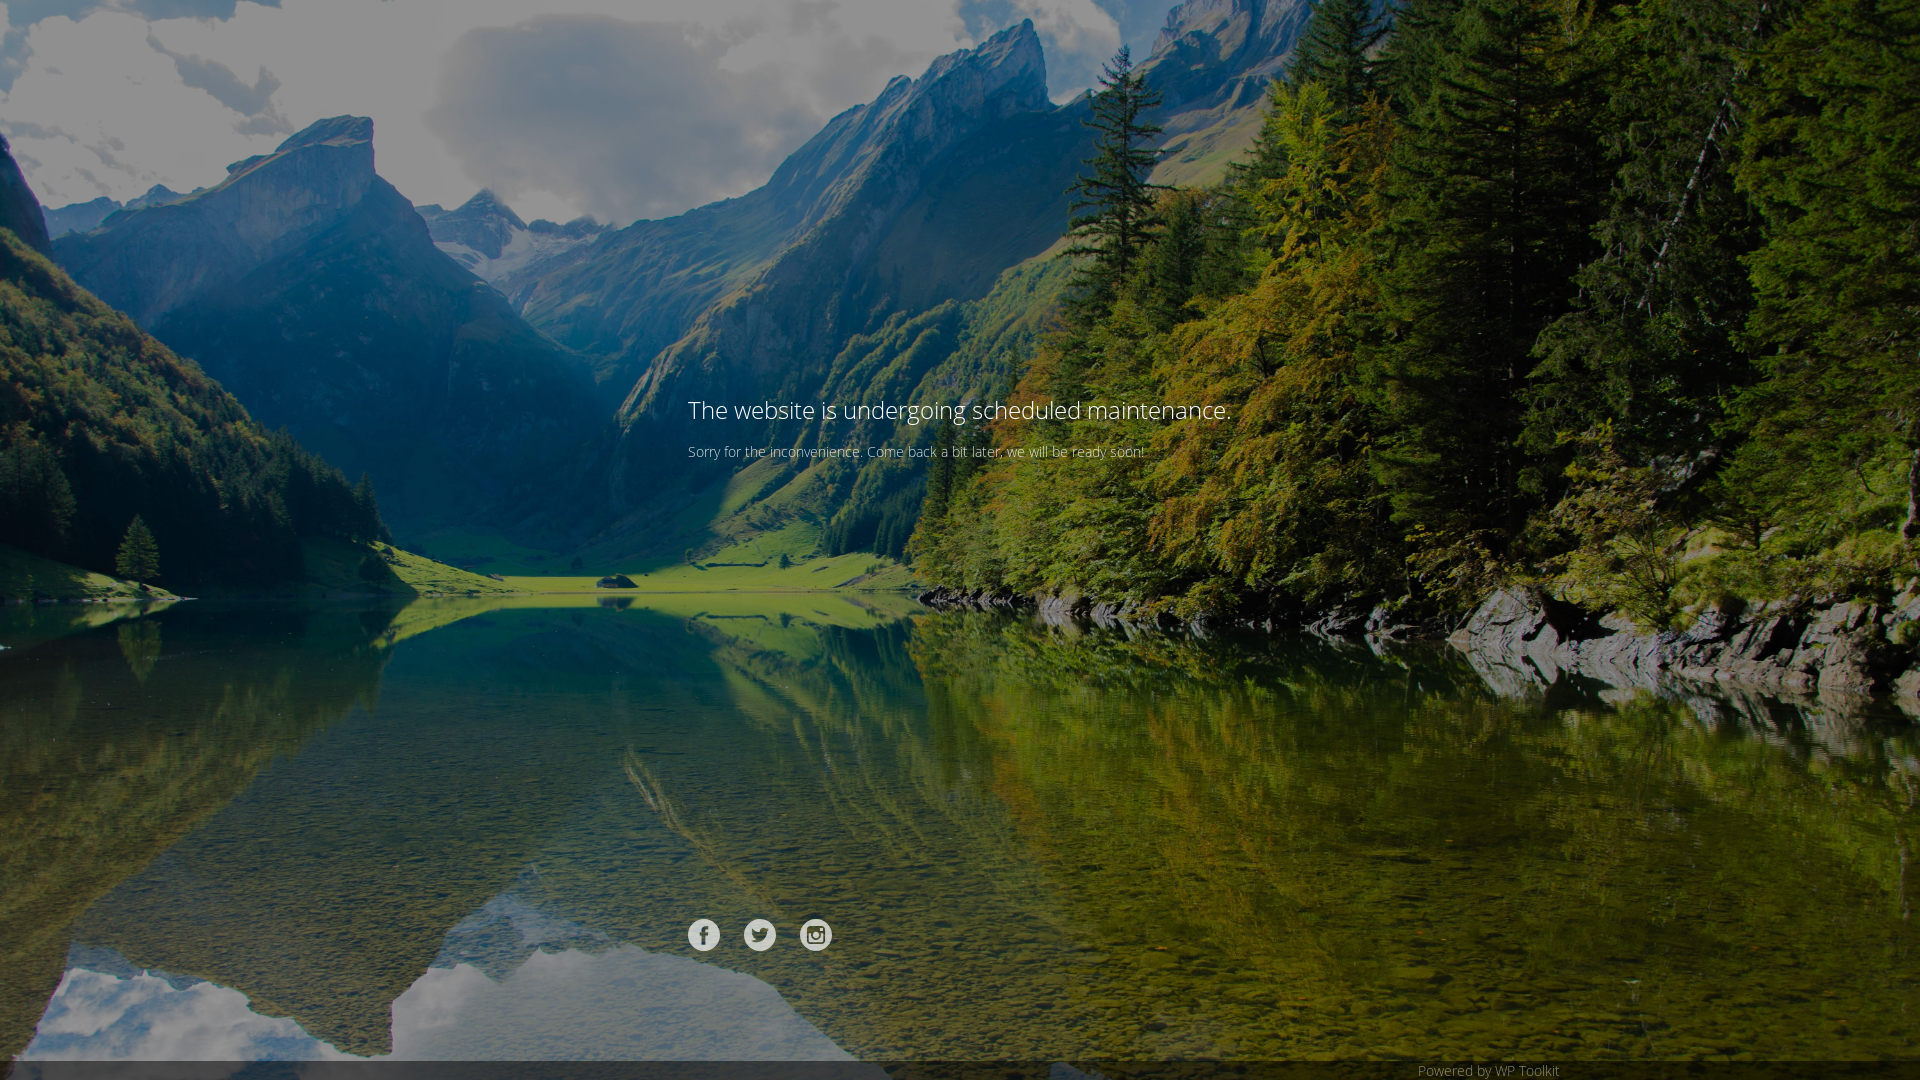 The height and width of the screenshot is (1080, 1920). Describe the element at coordinates (704, 934) in the screenshot. I see `'Facebook'` at that location.